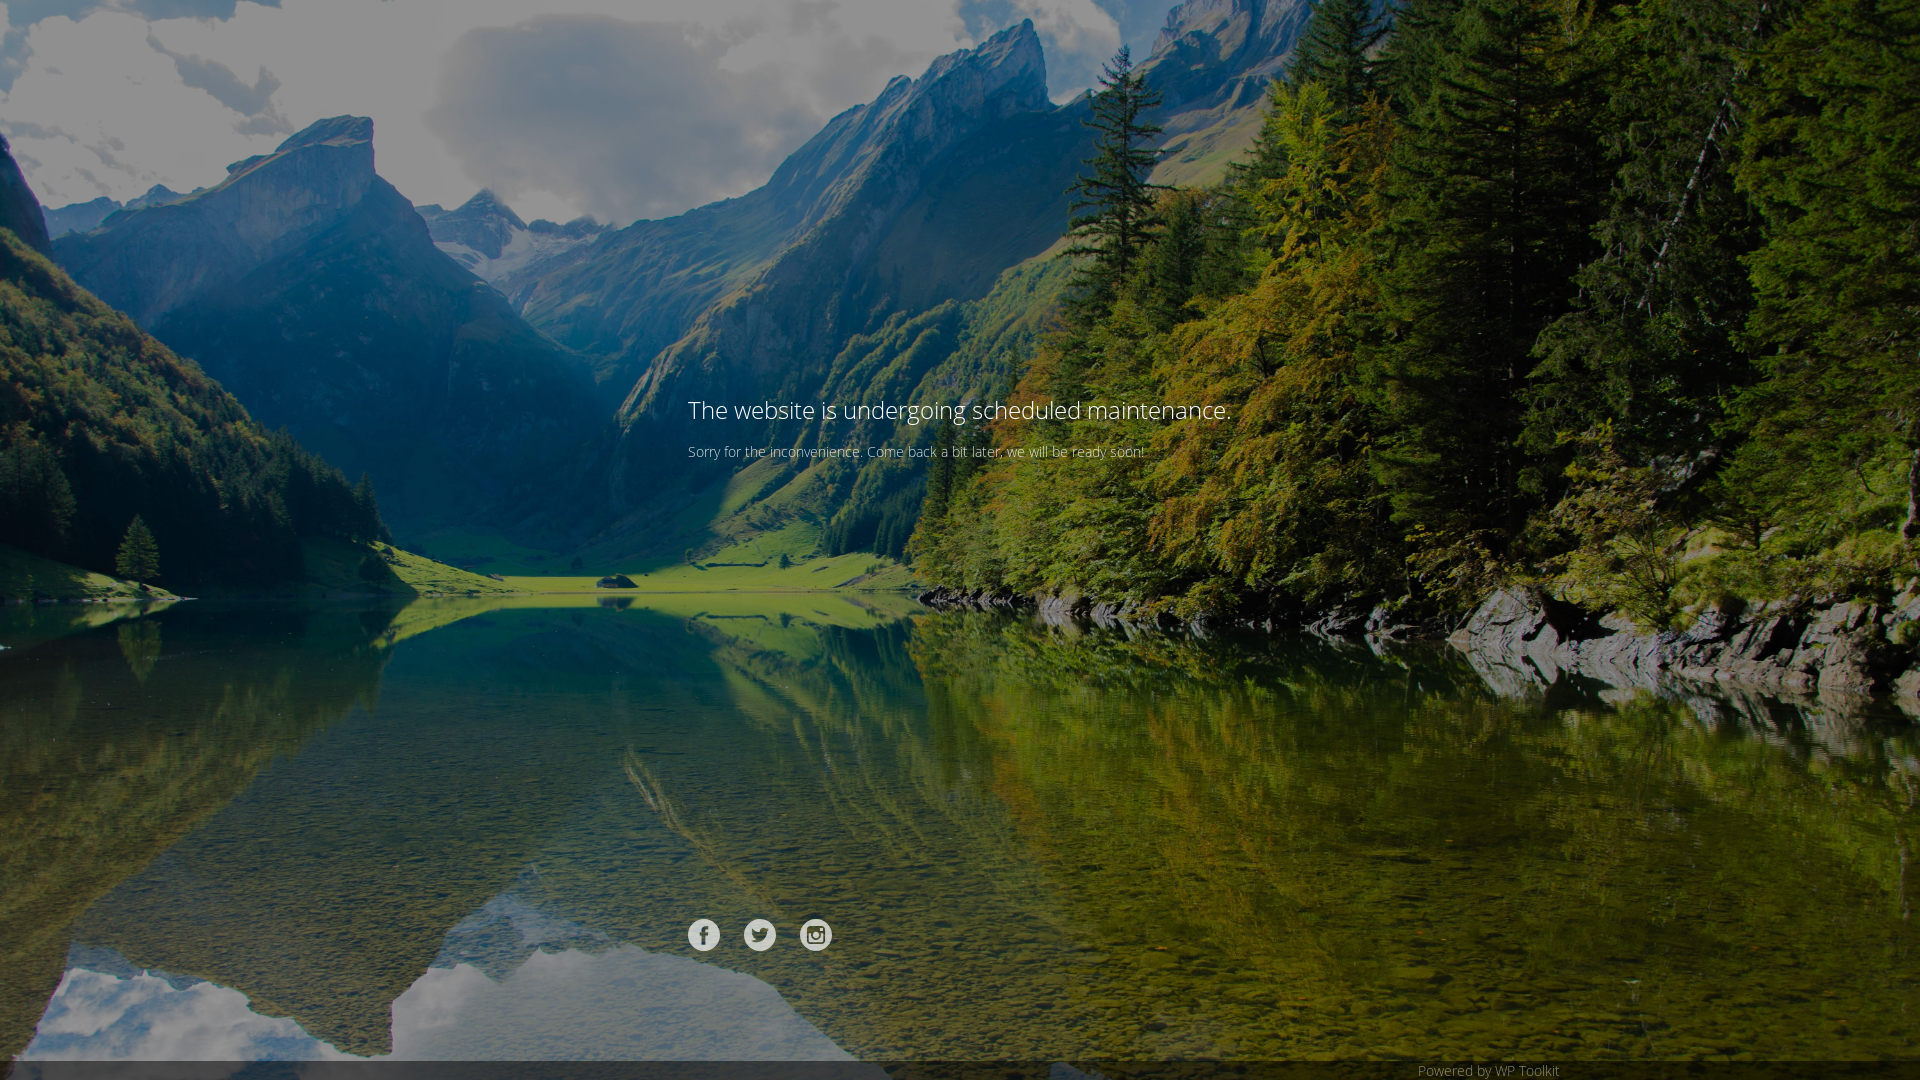 The height and width of the screenshot is (1080, 1920). Describe the element at coordinates (704, 934) in the screenshot. I see `'Facebook'` at that location.